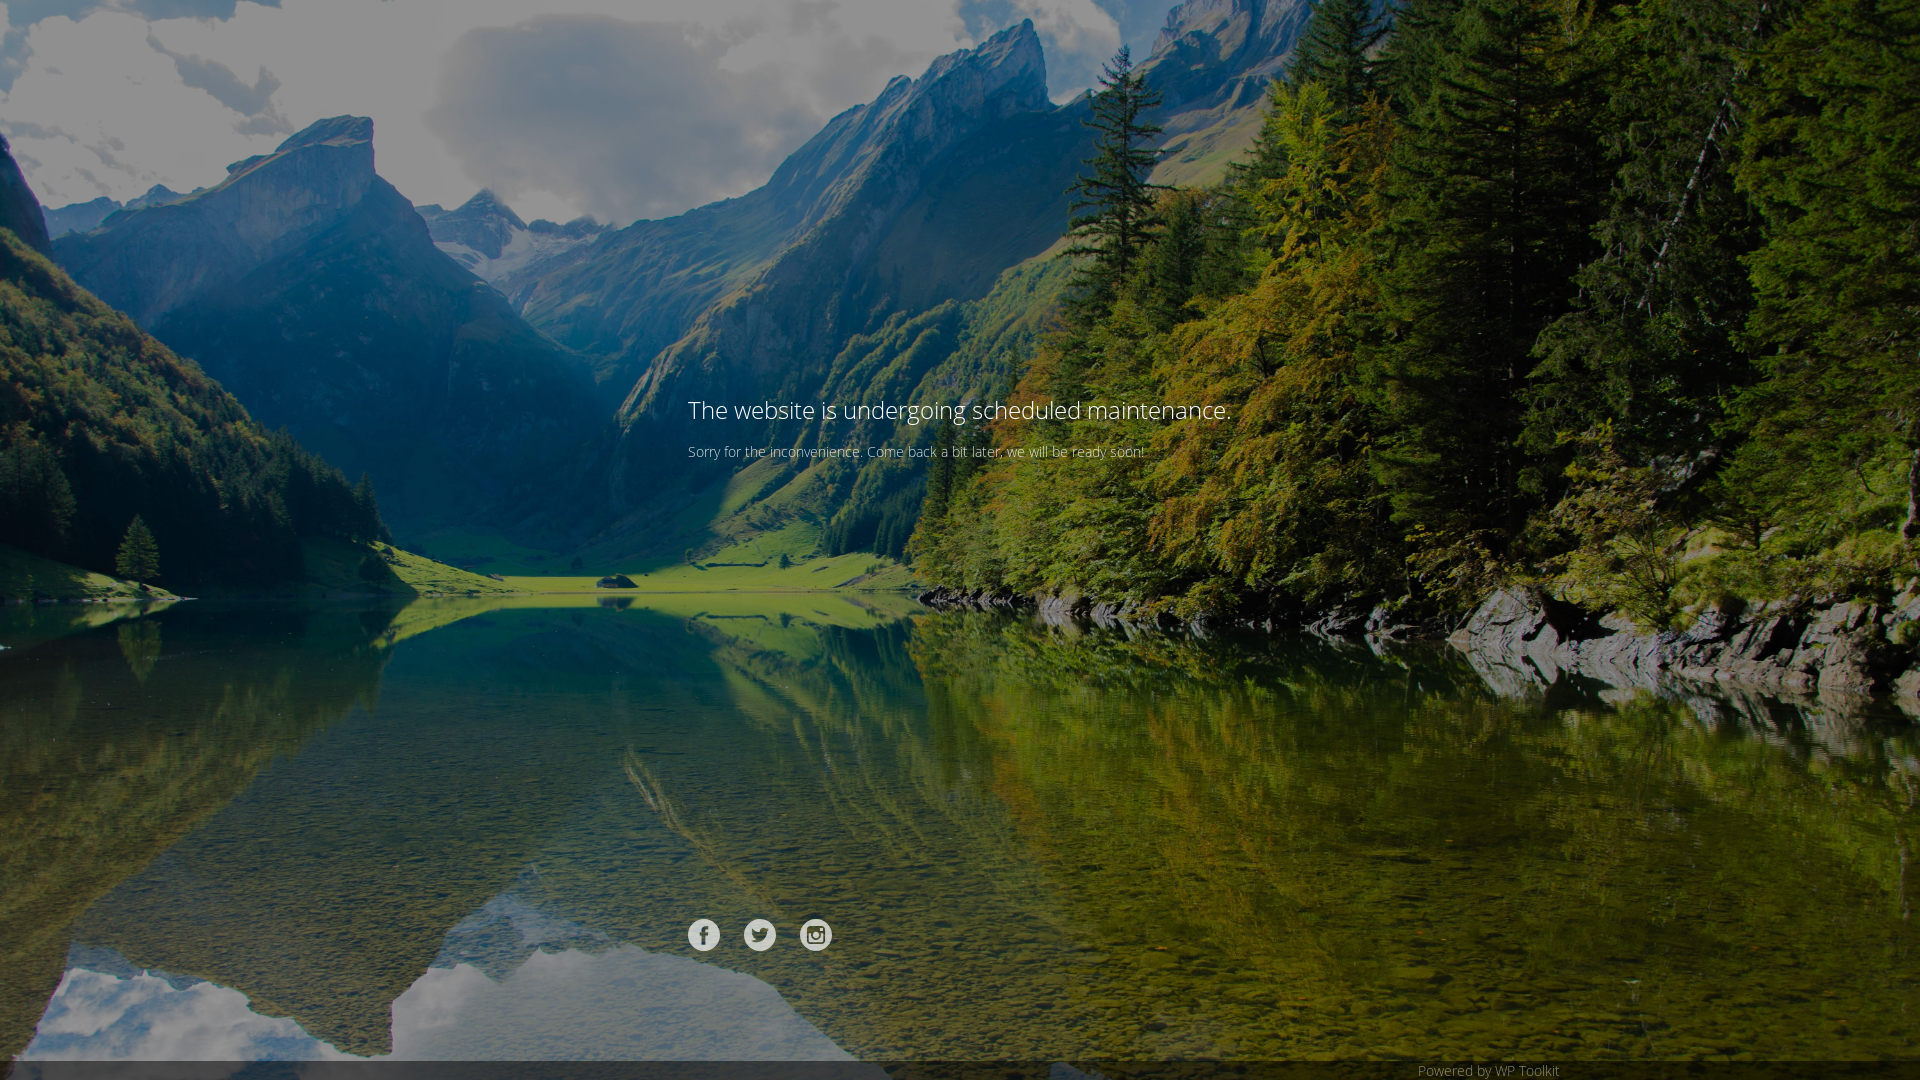 The height and width of the screenshot is (1080, 1920). Describe the element at coordinates (704, 934) in the screenshot. I see `'Facebook'` at that location.